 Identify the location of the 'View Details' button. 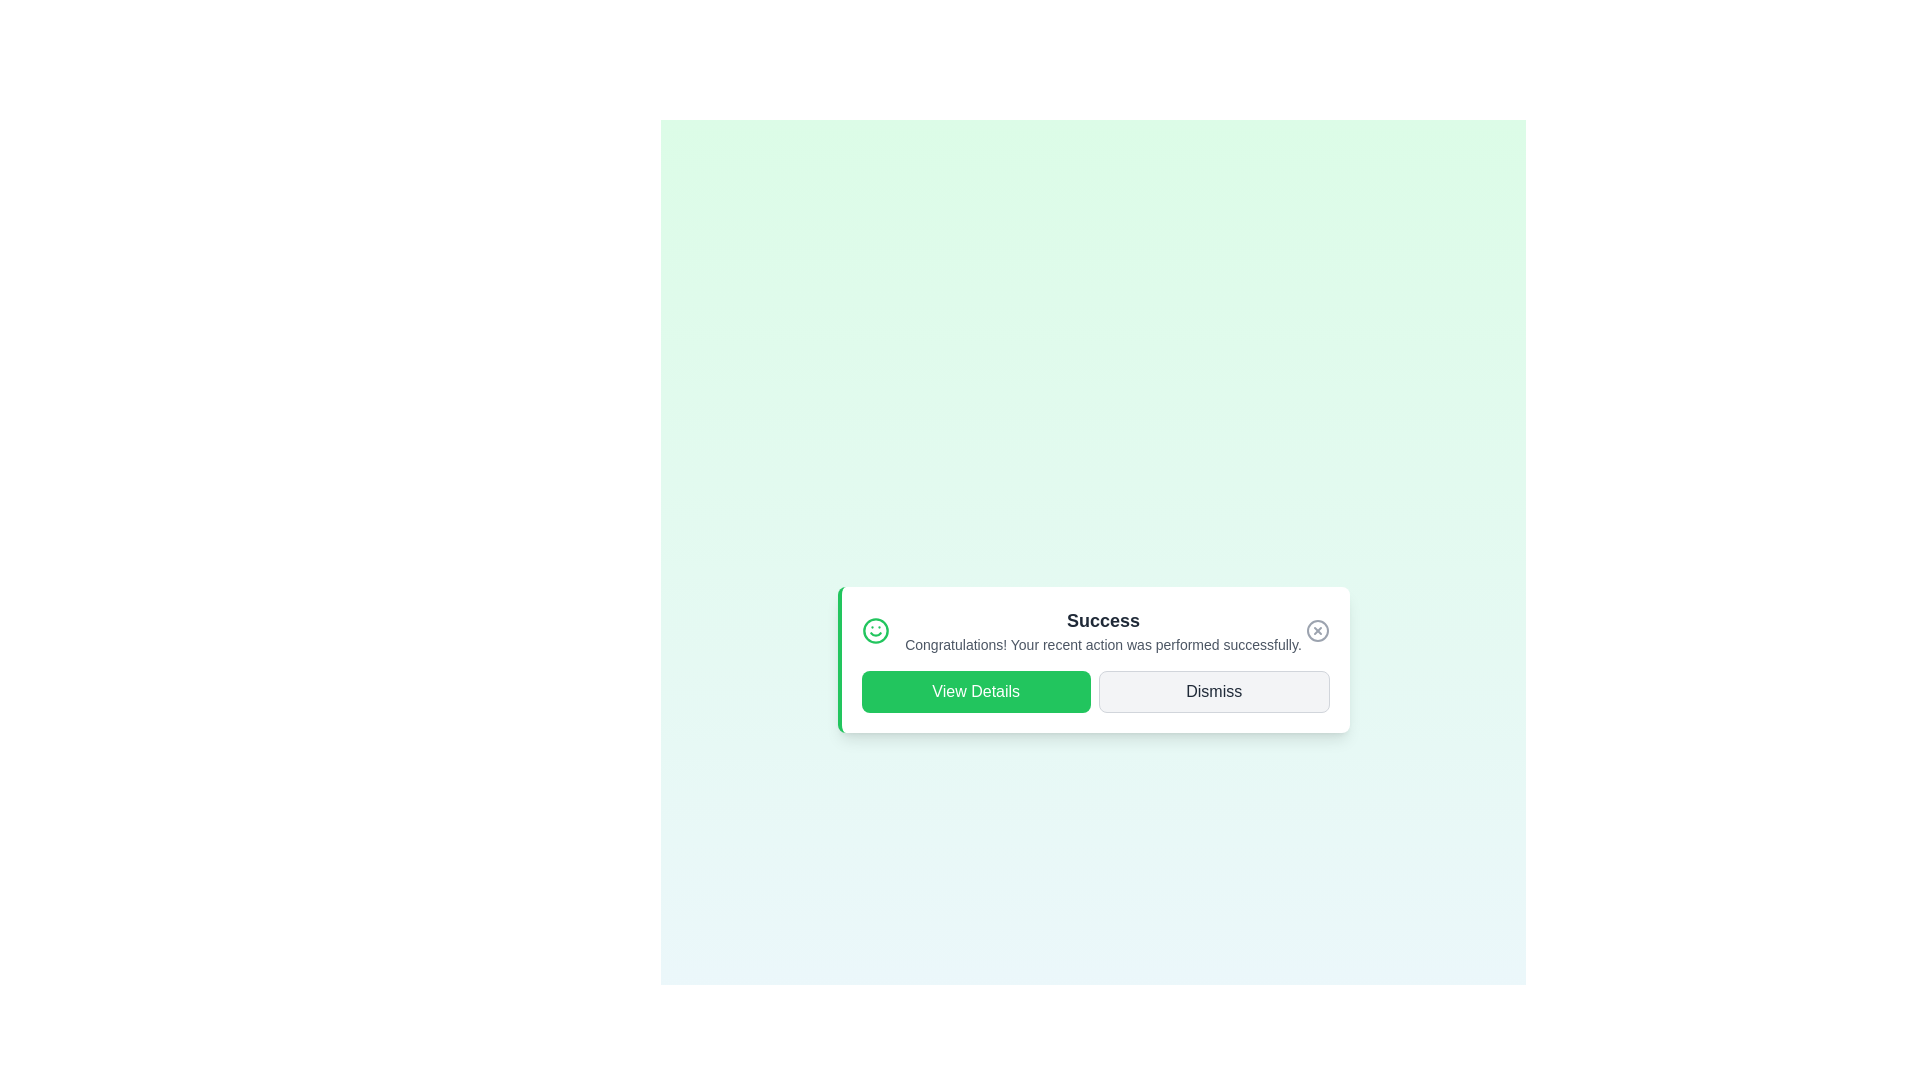
(975, 690).